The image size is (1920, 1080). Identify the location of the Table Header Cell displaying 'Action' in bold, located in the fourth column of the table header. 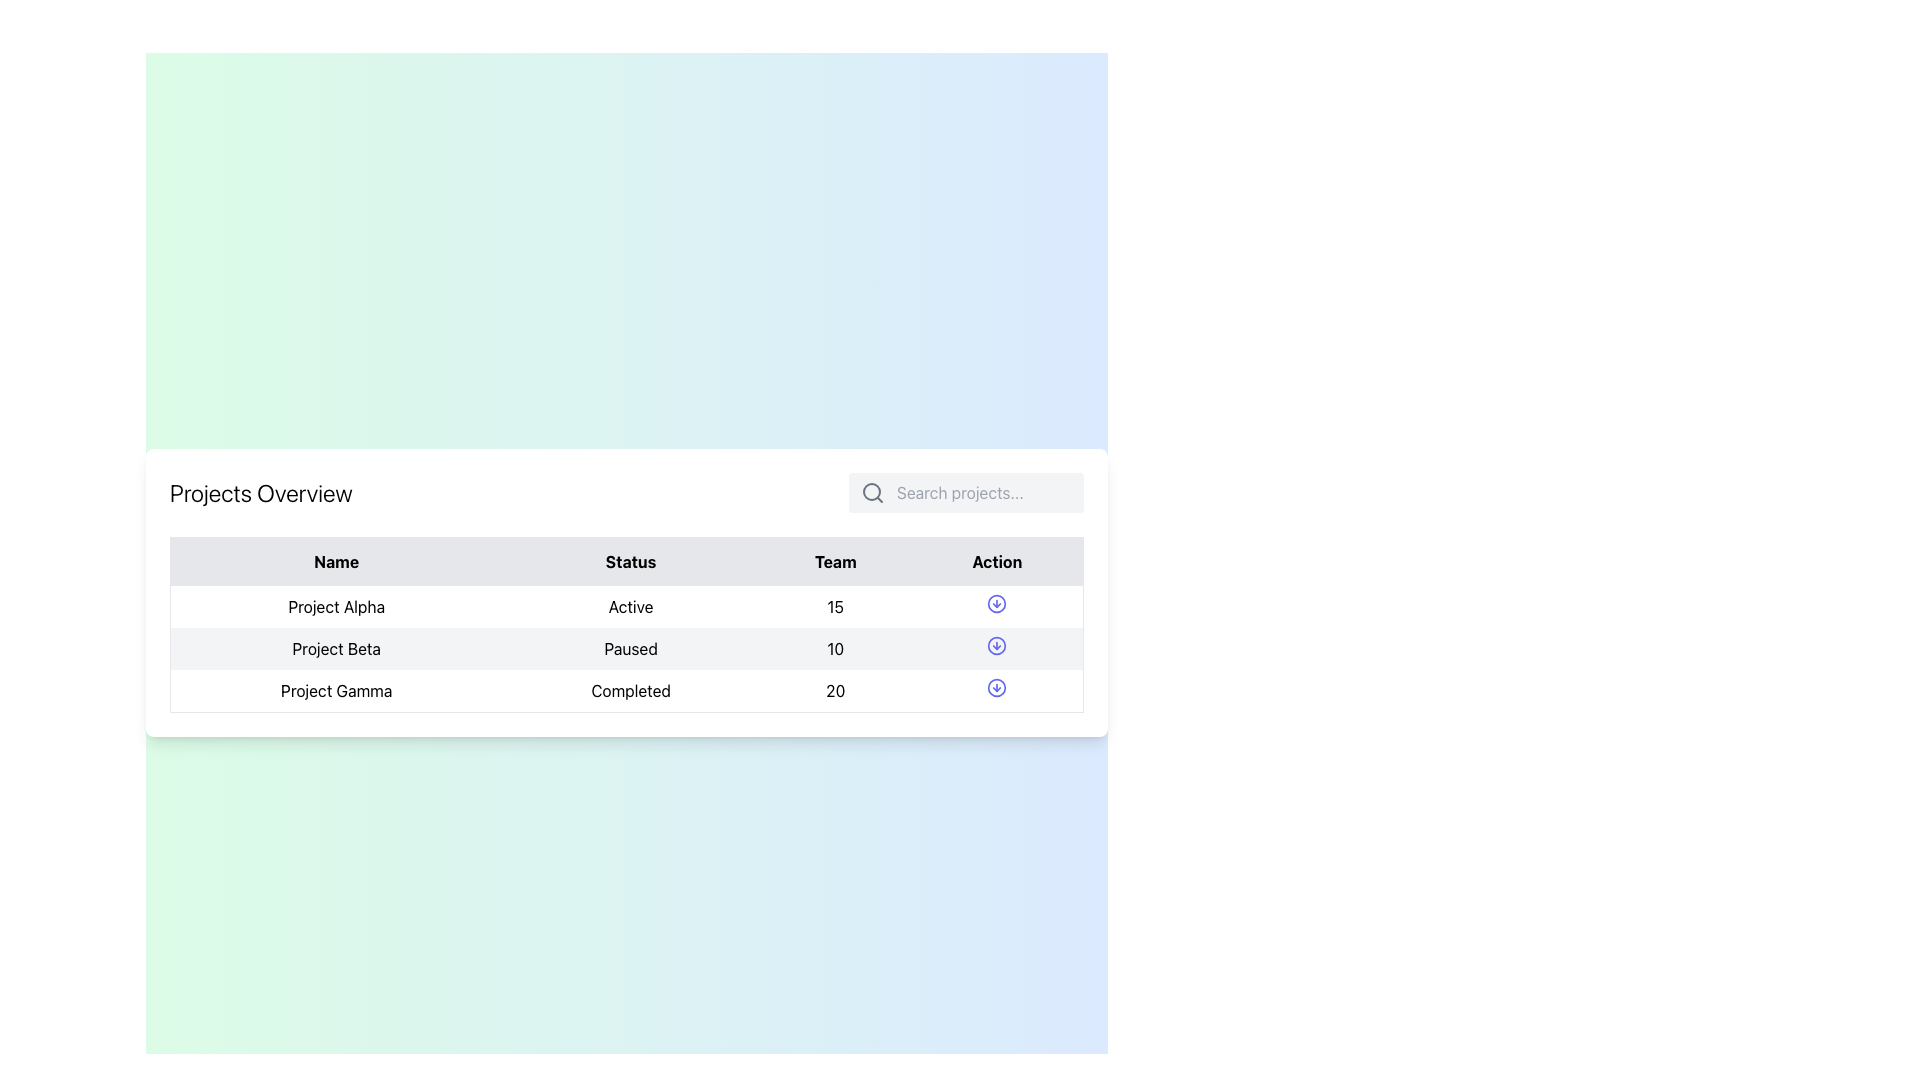
(997, 561).